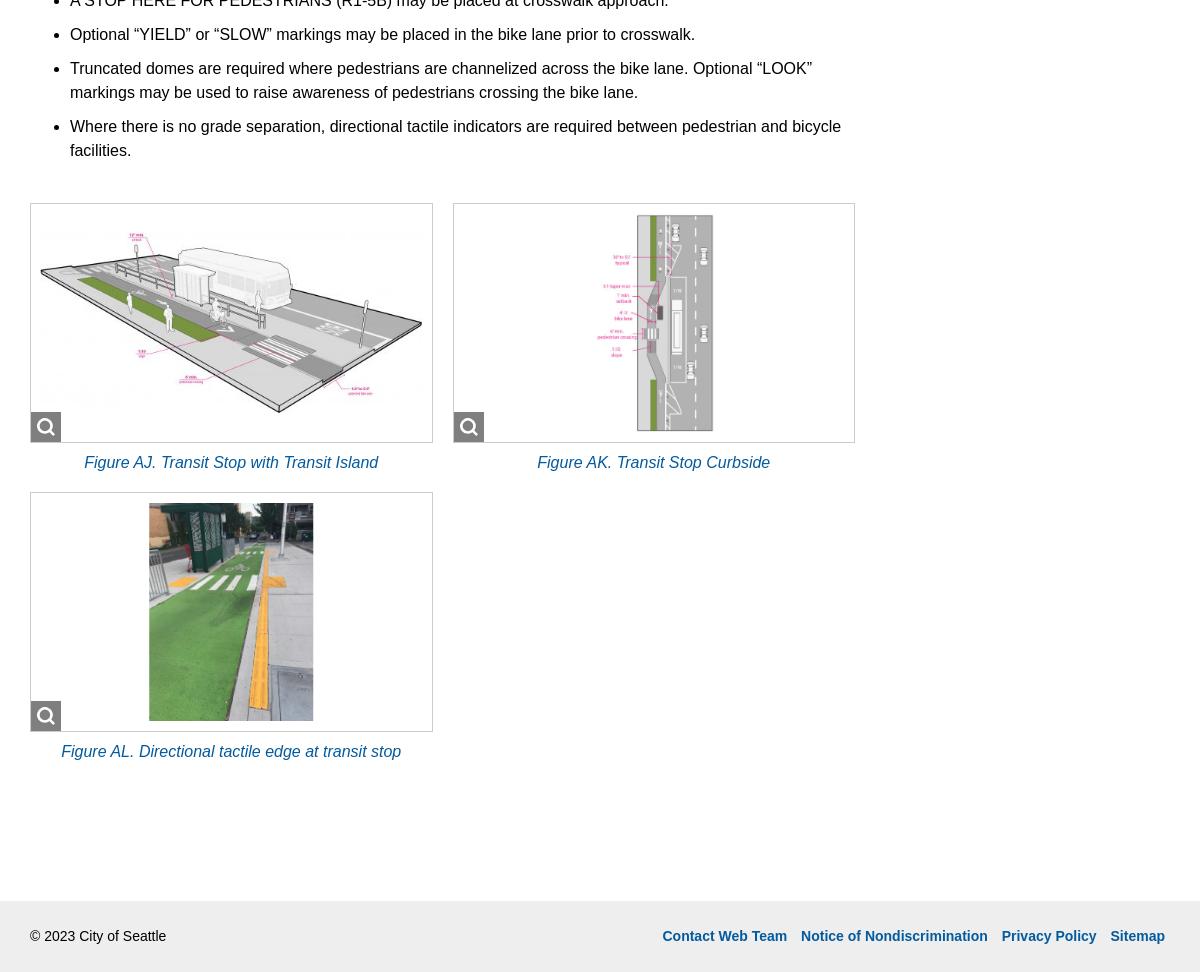 This screenshot has width=1200, height=972. What do you see at coordinates (1136, 933) in the screenshot?
I see `'Sitemap'` at bounding box center [1136, 933].